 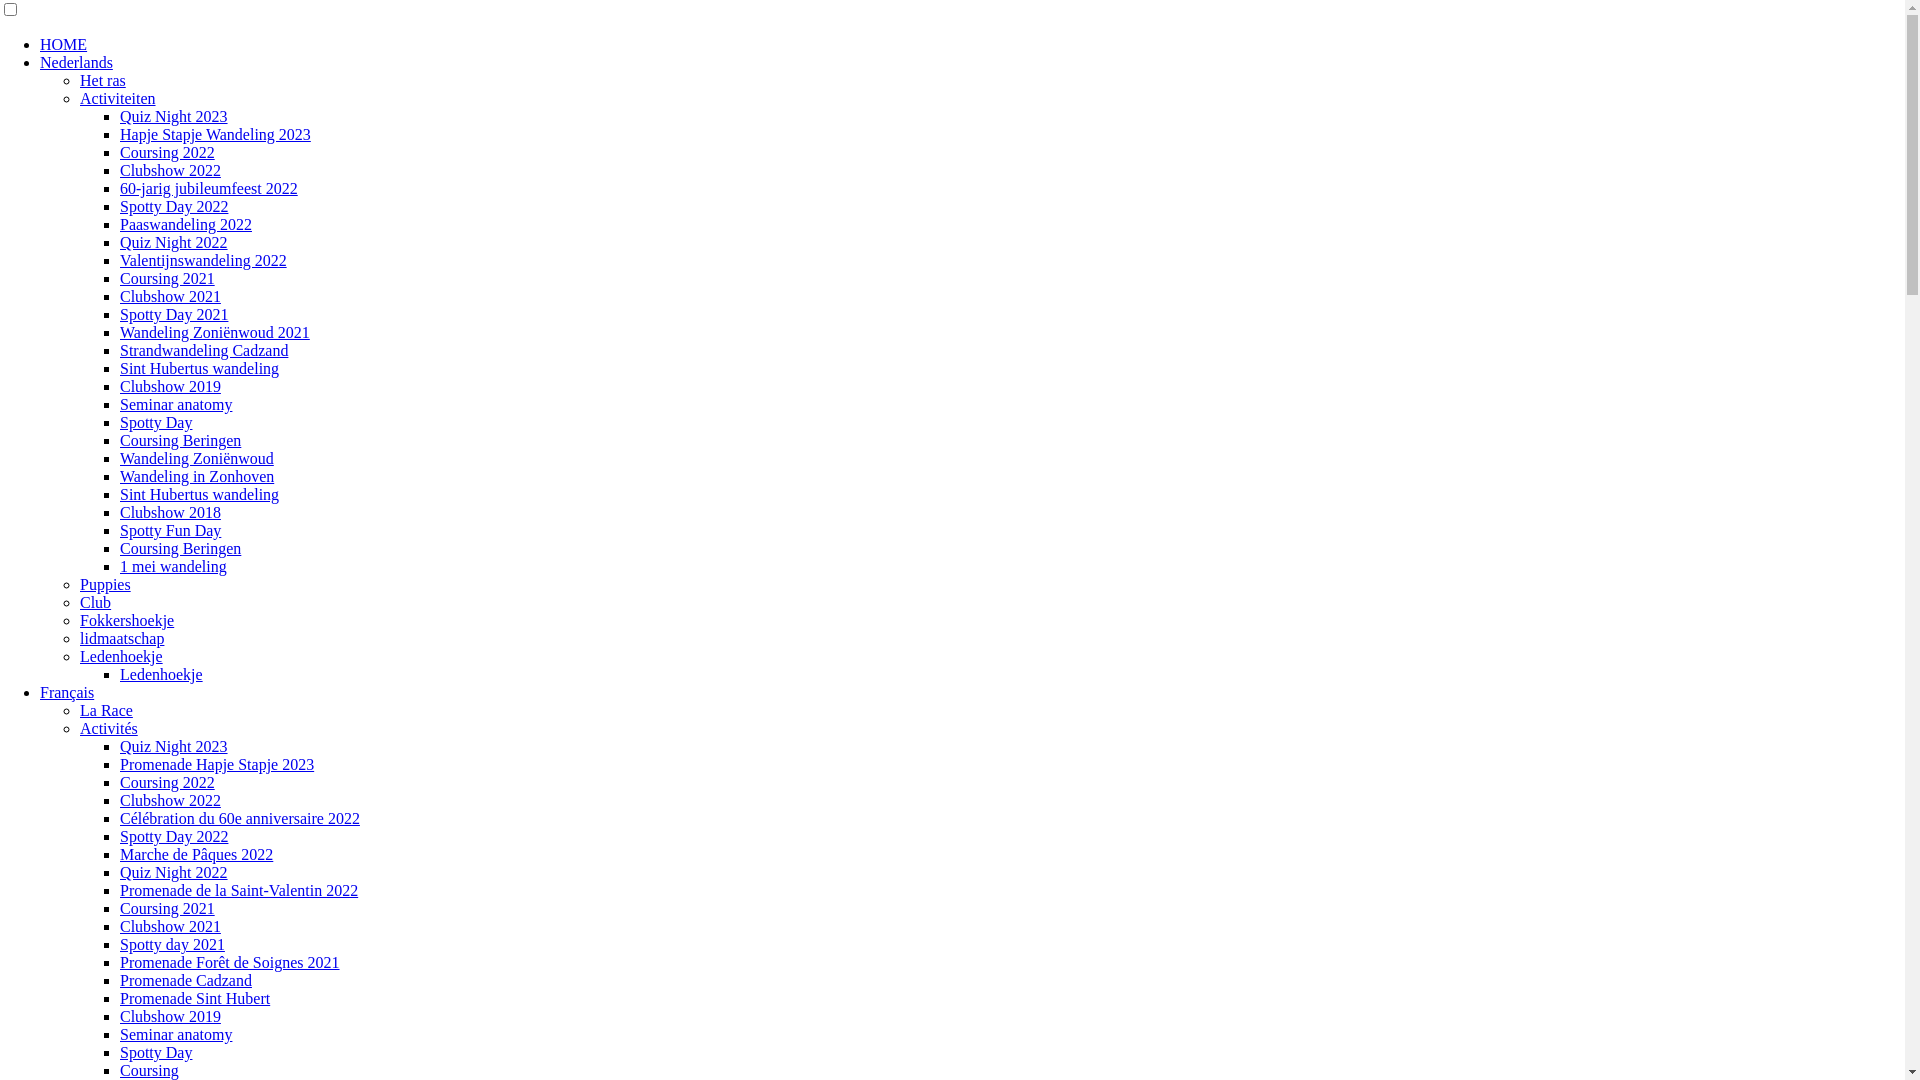 I want to click on 'lidmaatschap', so click(x=120, y=638).